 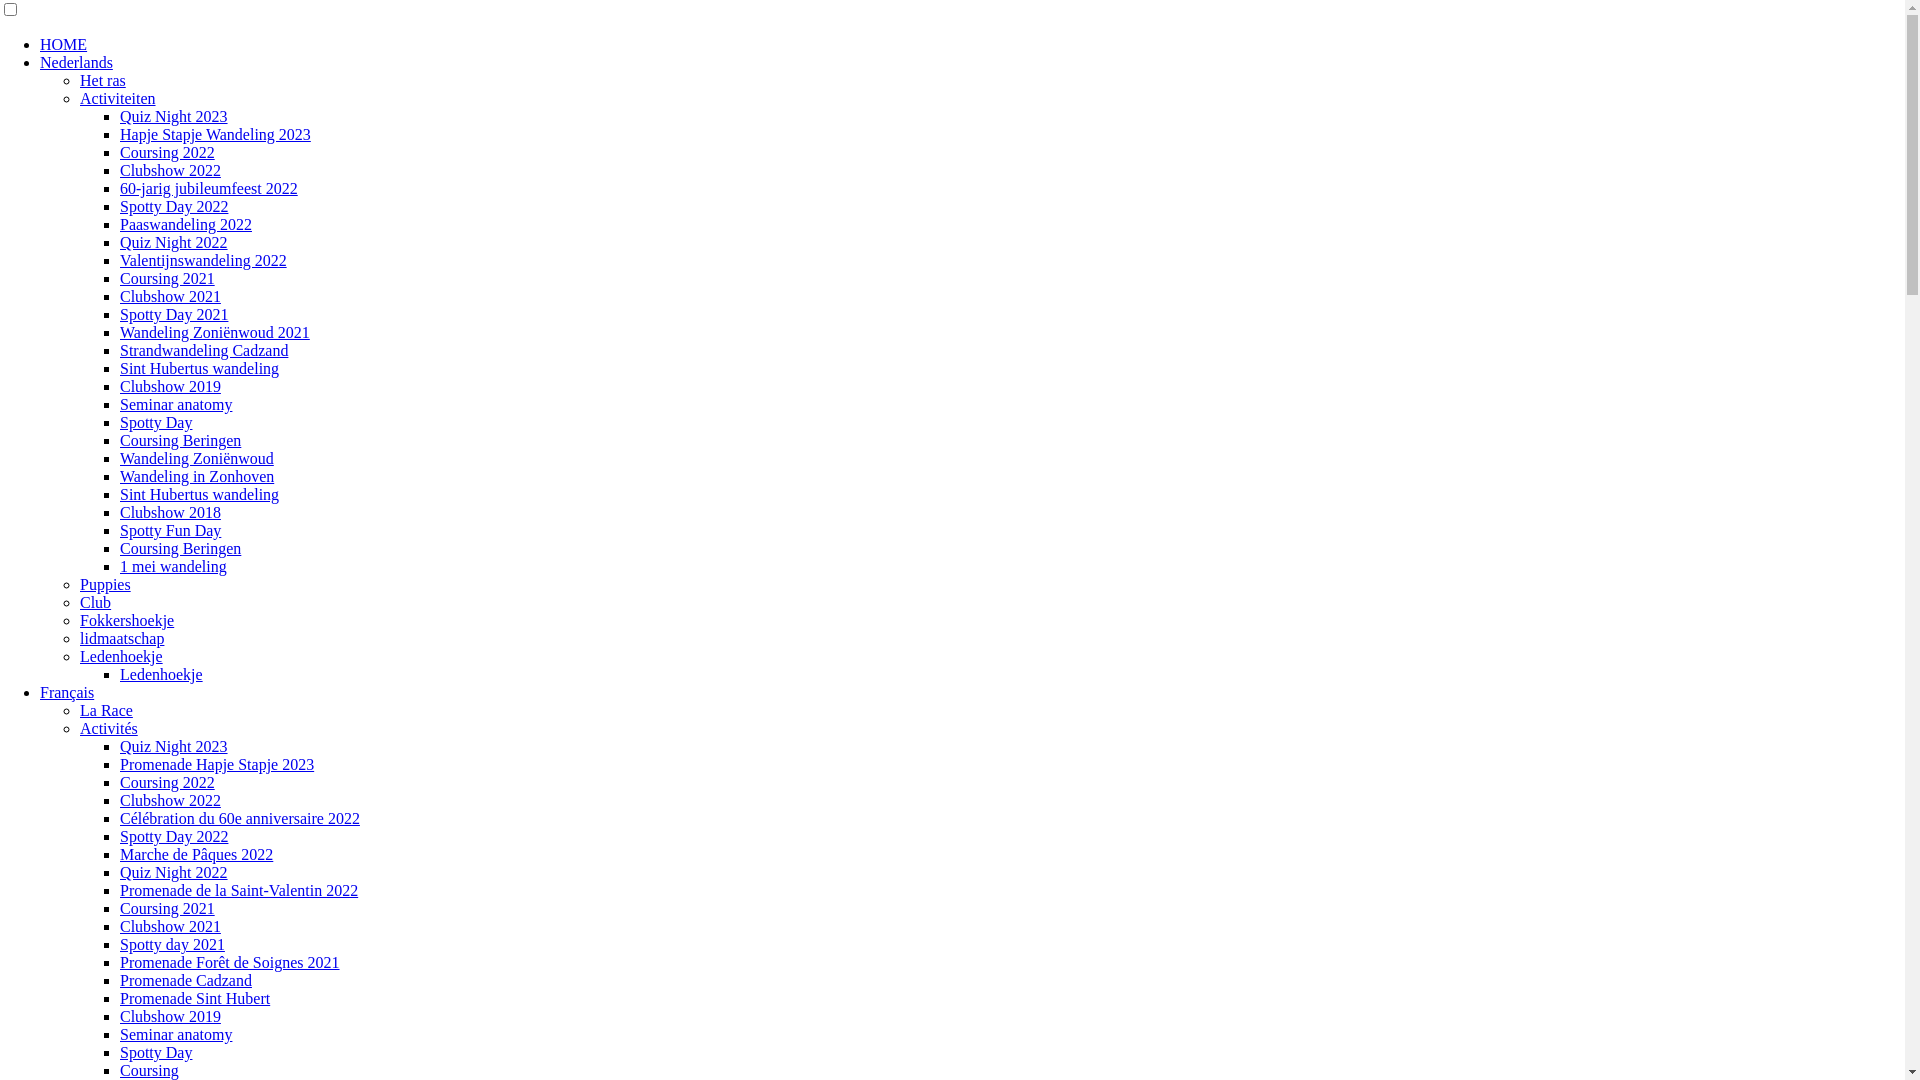 I want to click on 'lidmaatschap', so click(x=120, y=638).